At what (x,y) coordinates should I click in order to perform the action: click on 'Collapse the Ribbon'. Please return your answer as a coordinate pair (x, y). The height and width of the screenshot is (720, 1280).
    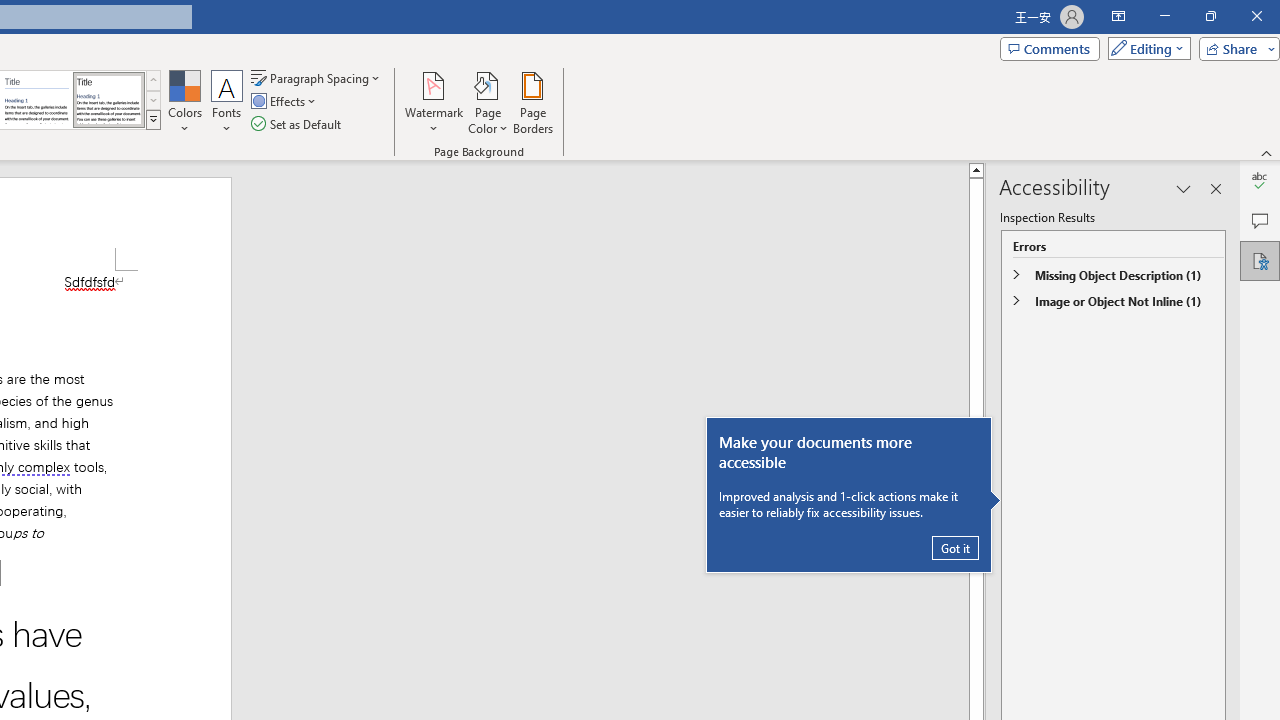
    Looking at the image, I should click on (1266, 152).